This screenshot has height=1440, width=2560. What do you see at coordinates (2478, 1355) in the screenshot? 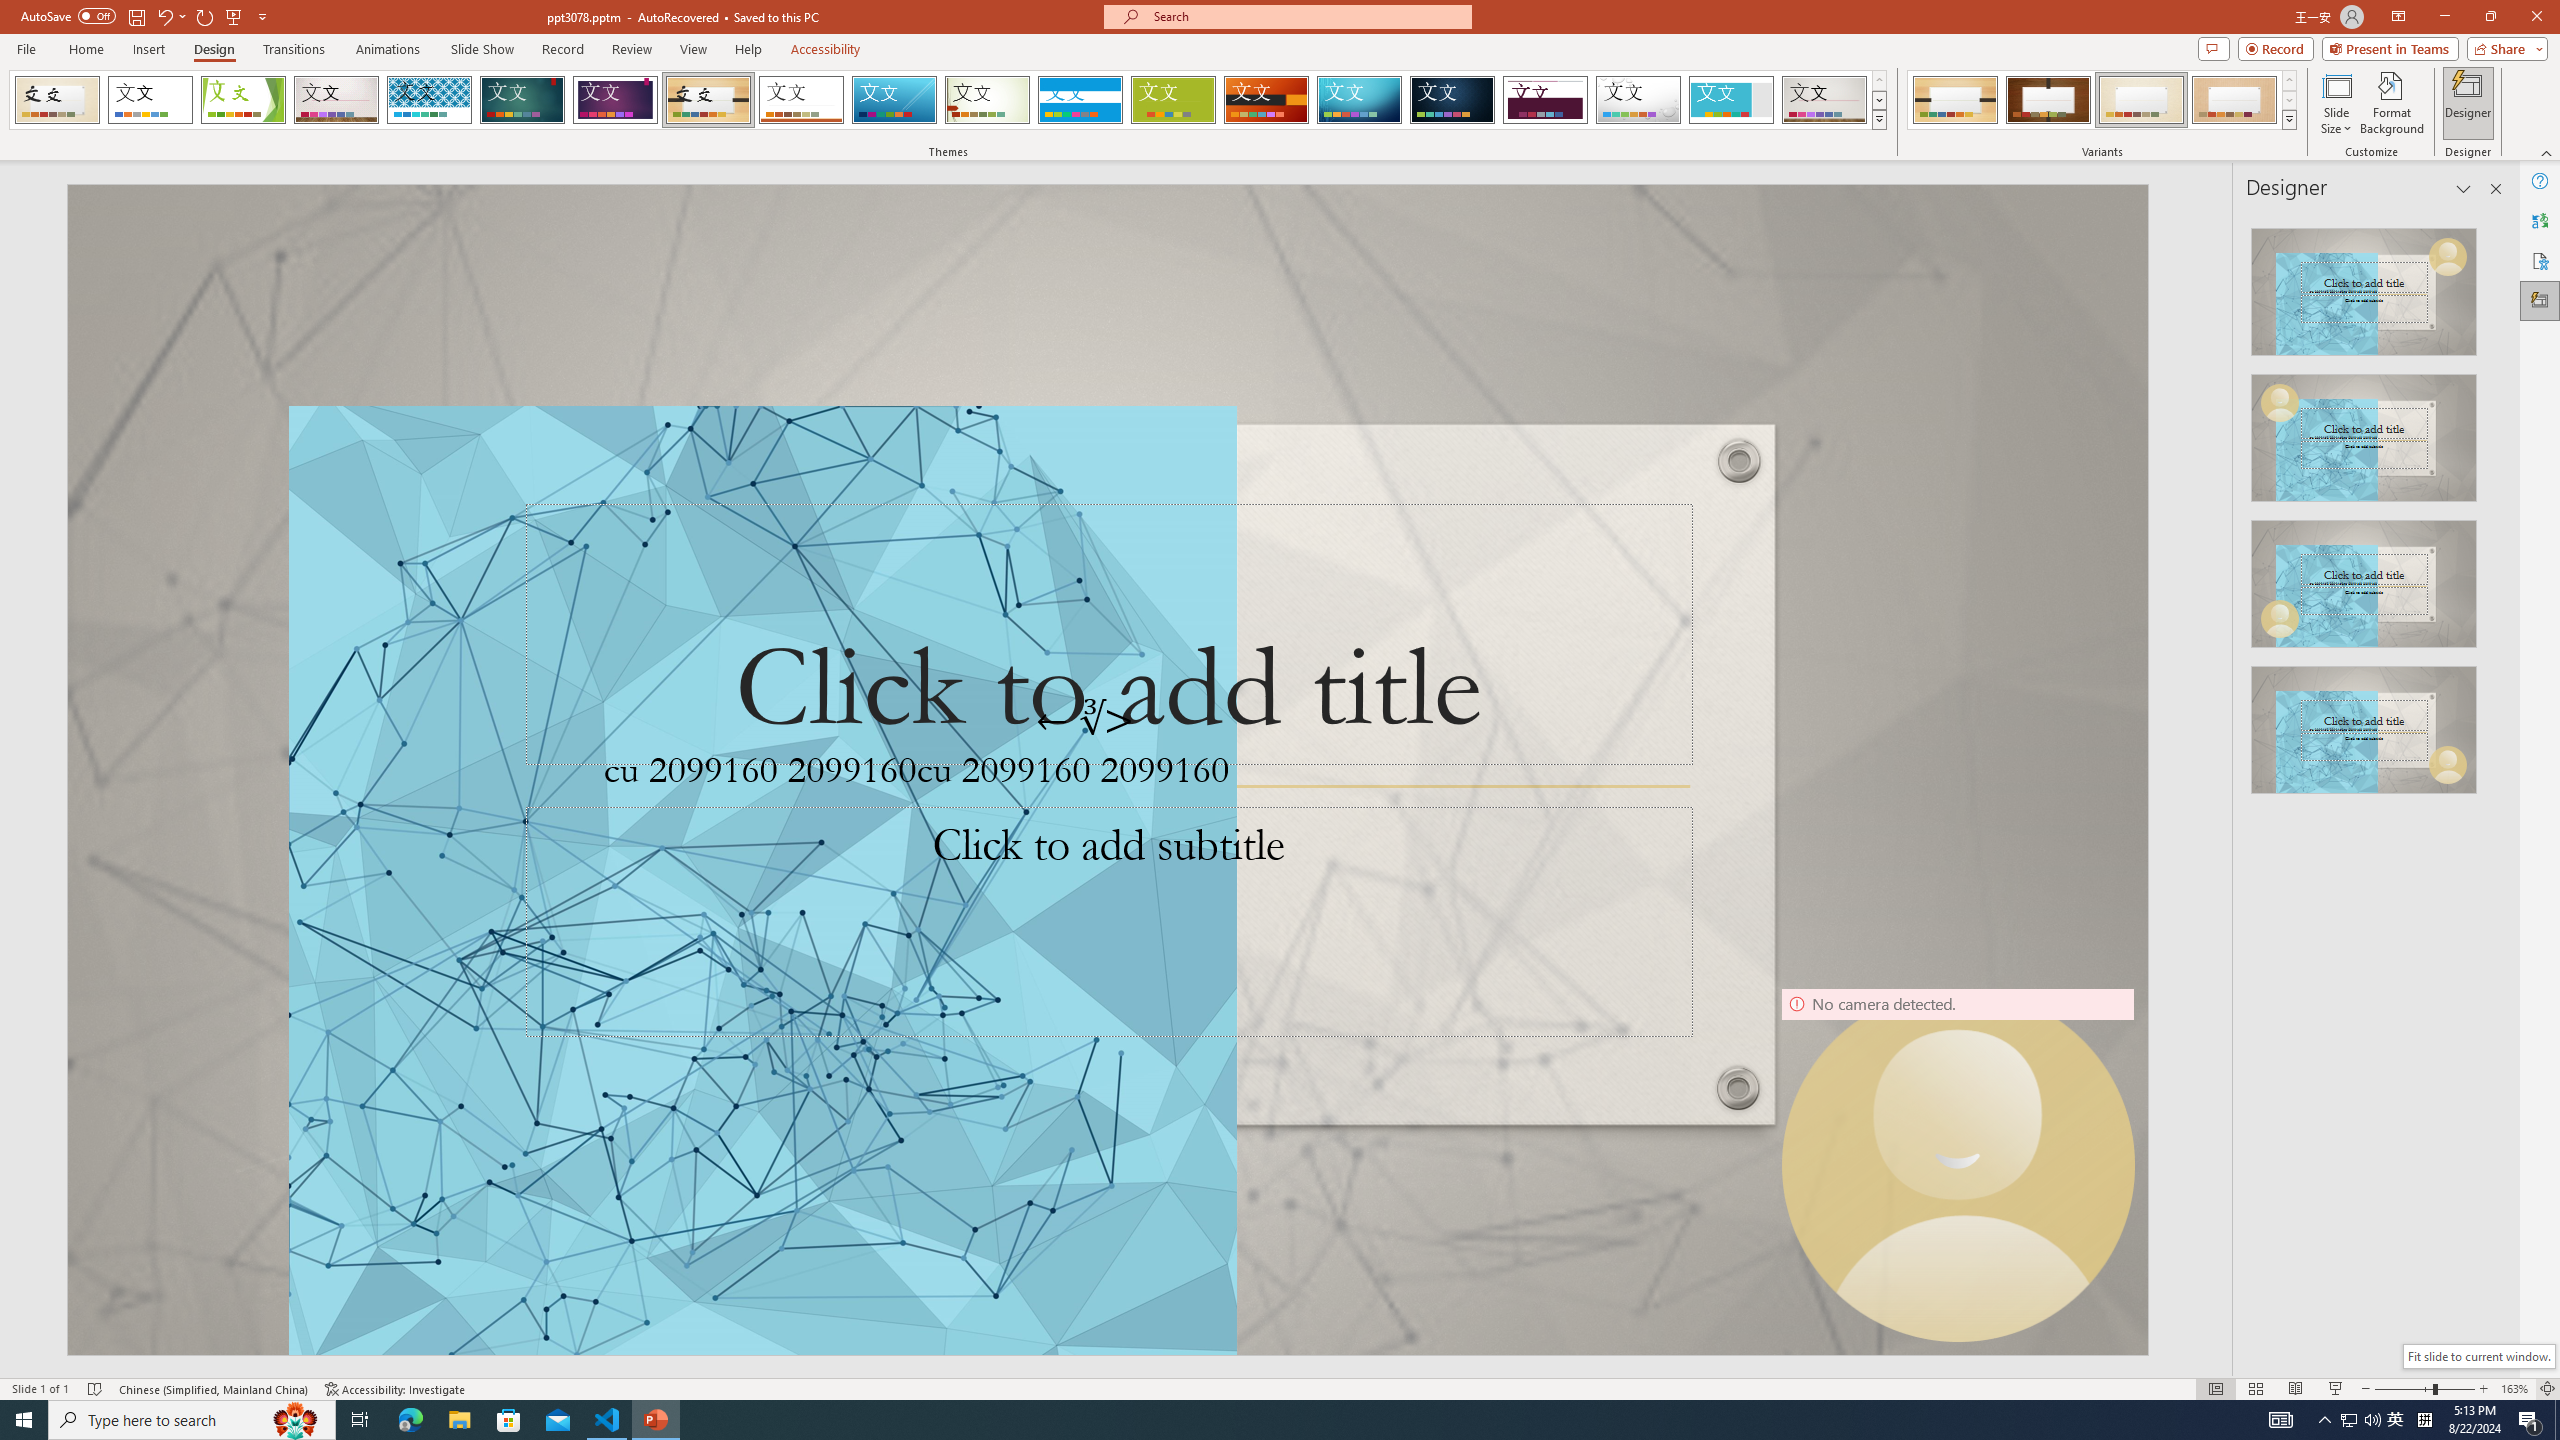
I see `'Fit slide to current window.'` at bounding box center [2478, 1355].